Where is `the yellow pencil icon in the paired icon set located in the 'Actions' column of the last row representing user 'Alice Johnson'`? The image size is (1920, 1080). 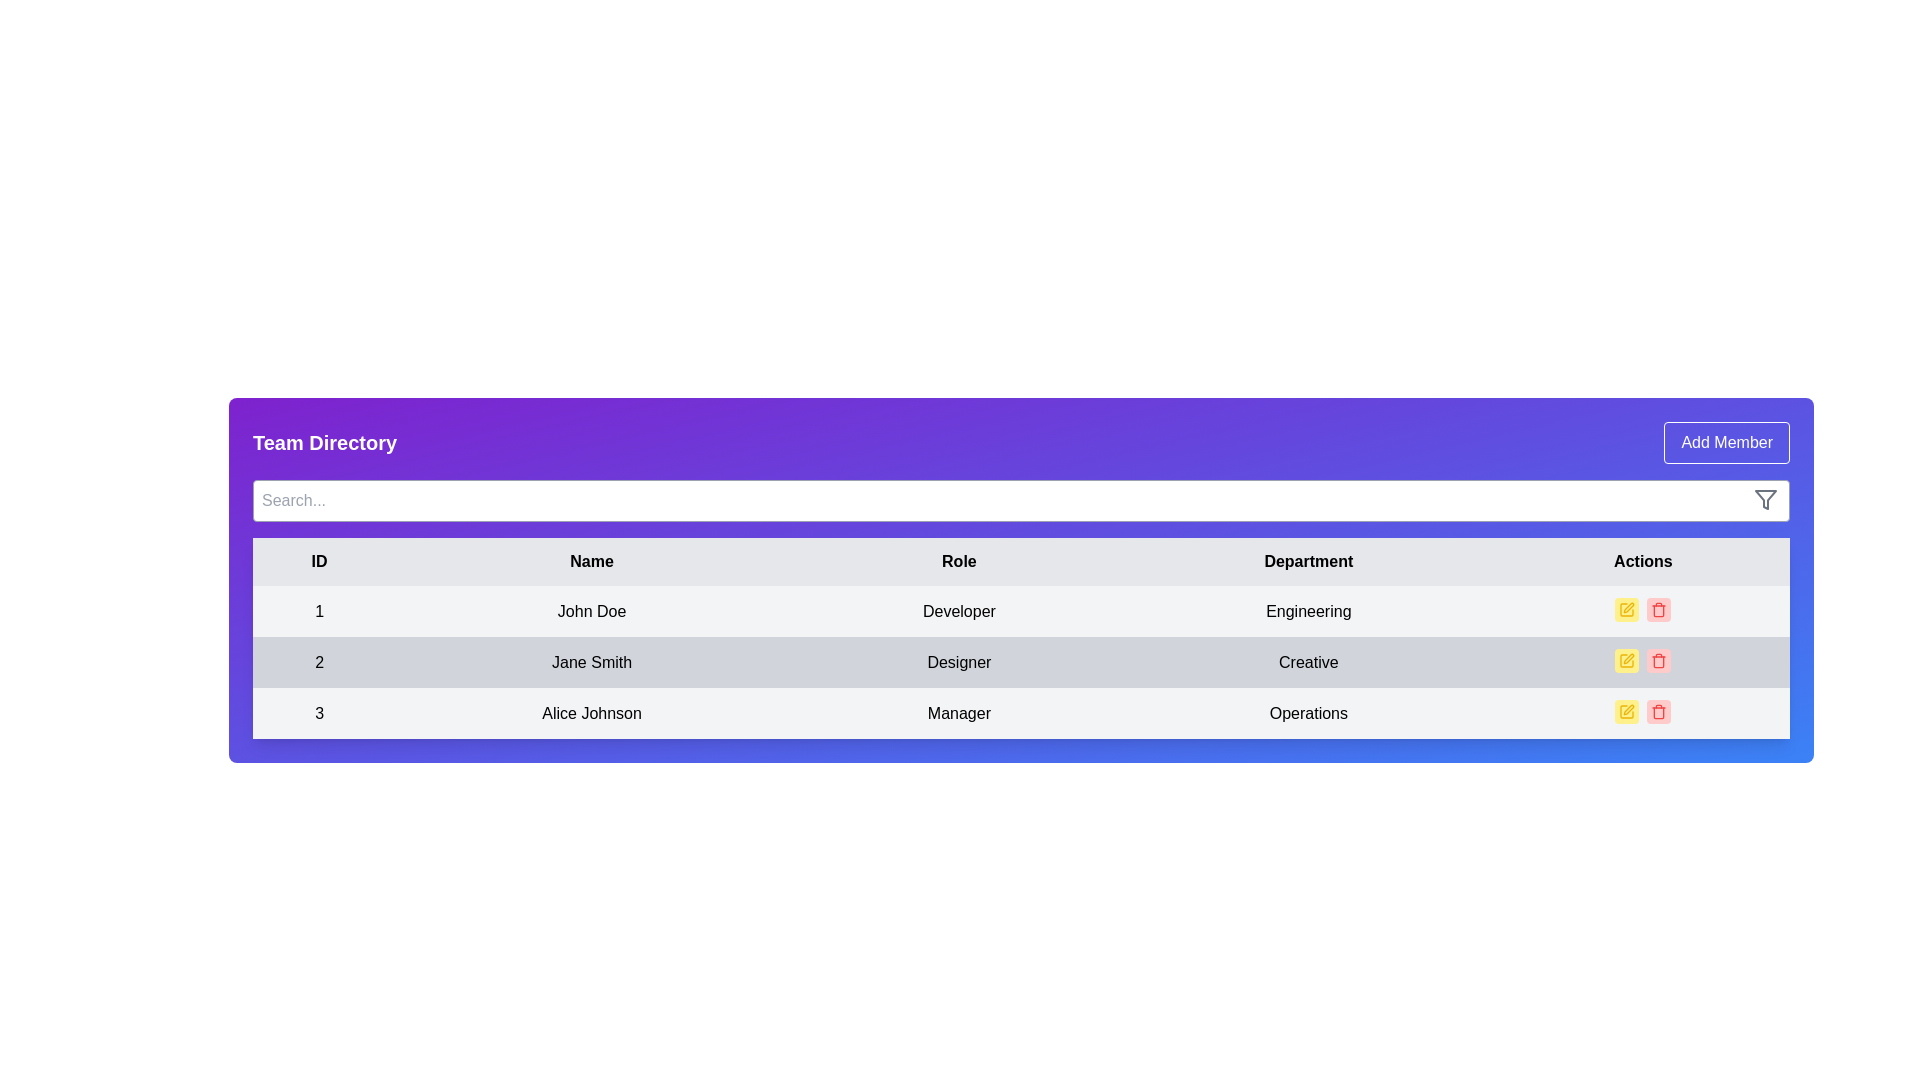
the yellow pencil icon in the paired icon set located in the 'Actions' column of the last row representing user 'Alice Johnson' is located at coordinates (1643, 712).